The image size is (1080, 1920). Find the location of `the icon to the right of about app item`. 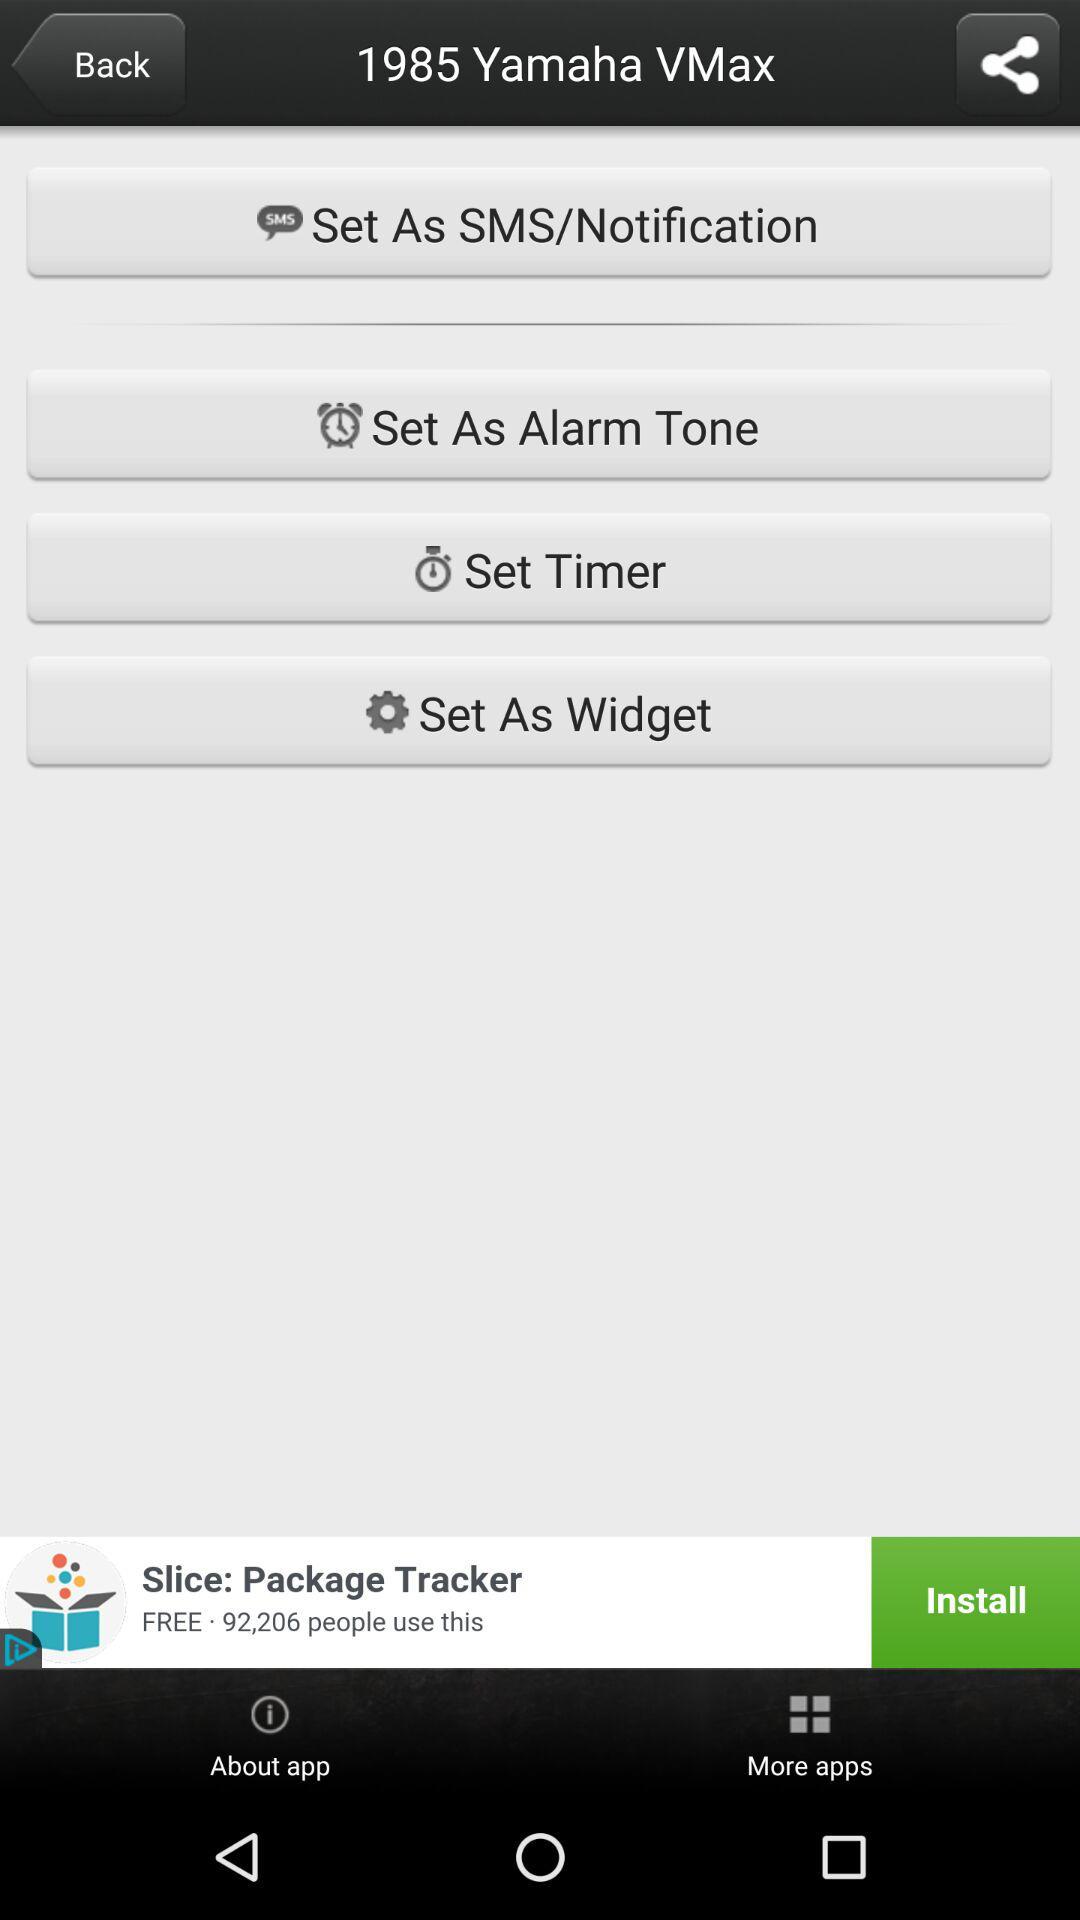

the icon to the right of about app item is located at coordinates (810, 1732).